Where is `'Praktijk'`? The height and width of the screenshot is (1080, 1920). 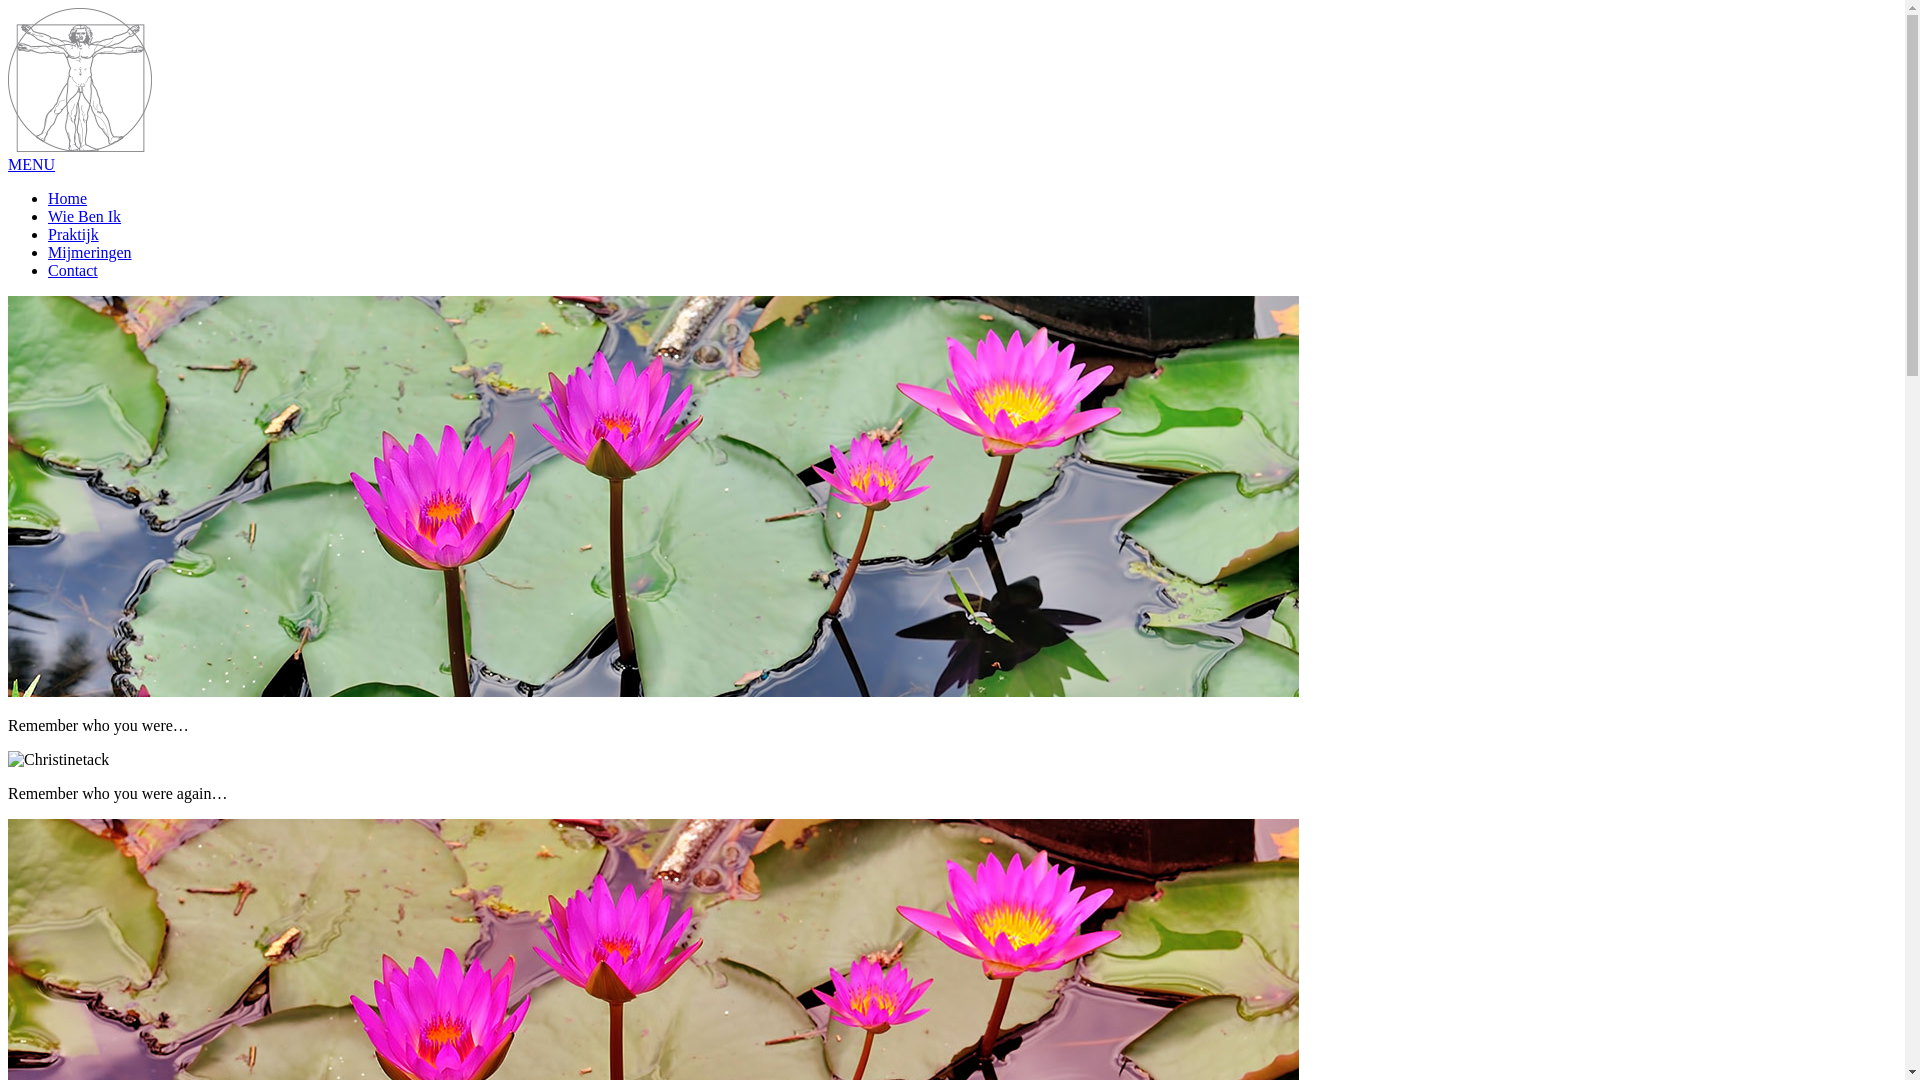
'Praktijk' is located at coordinates (73, 233).